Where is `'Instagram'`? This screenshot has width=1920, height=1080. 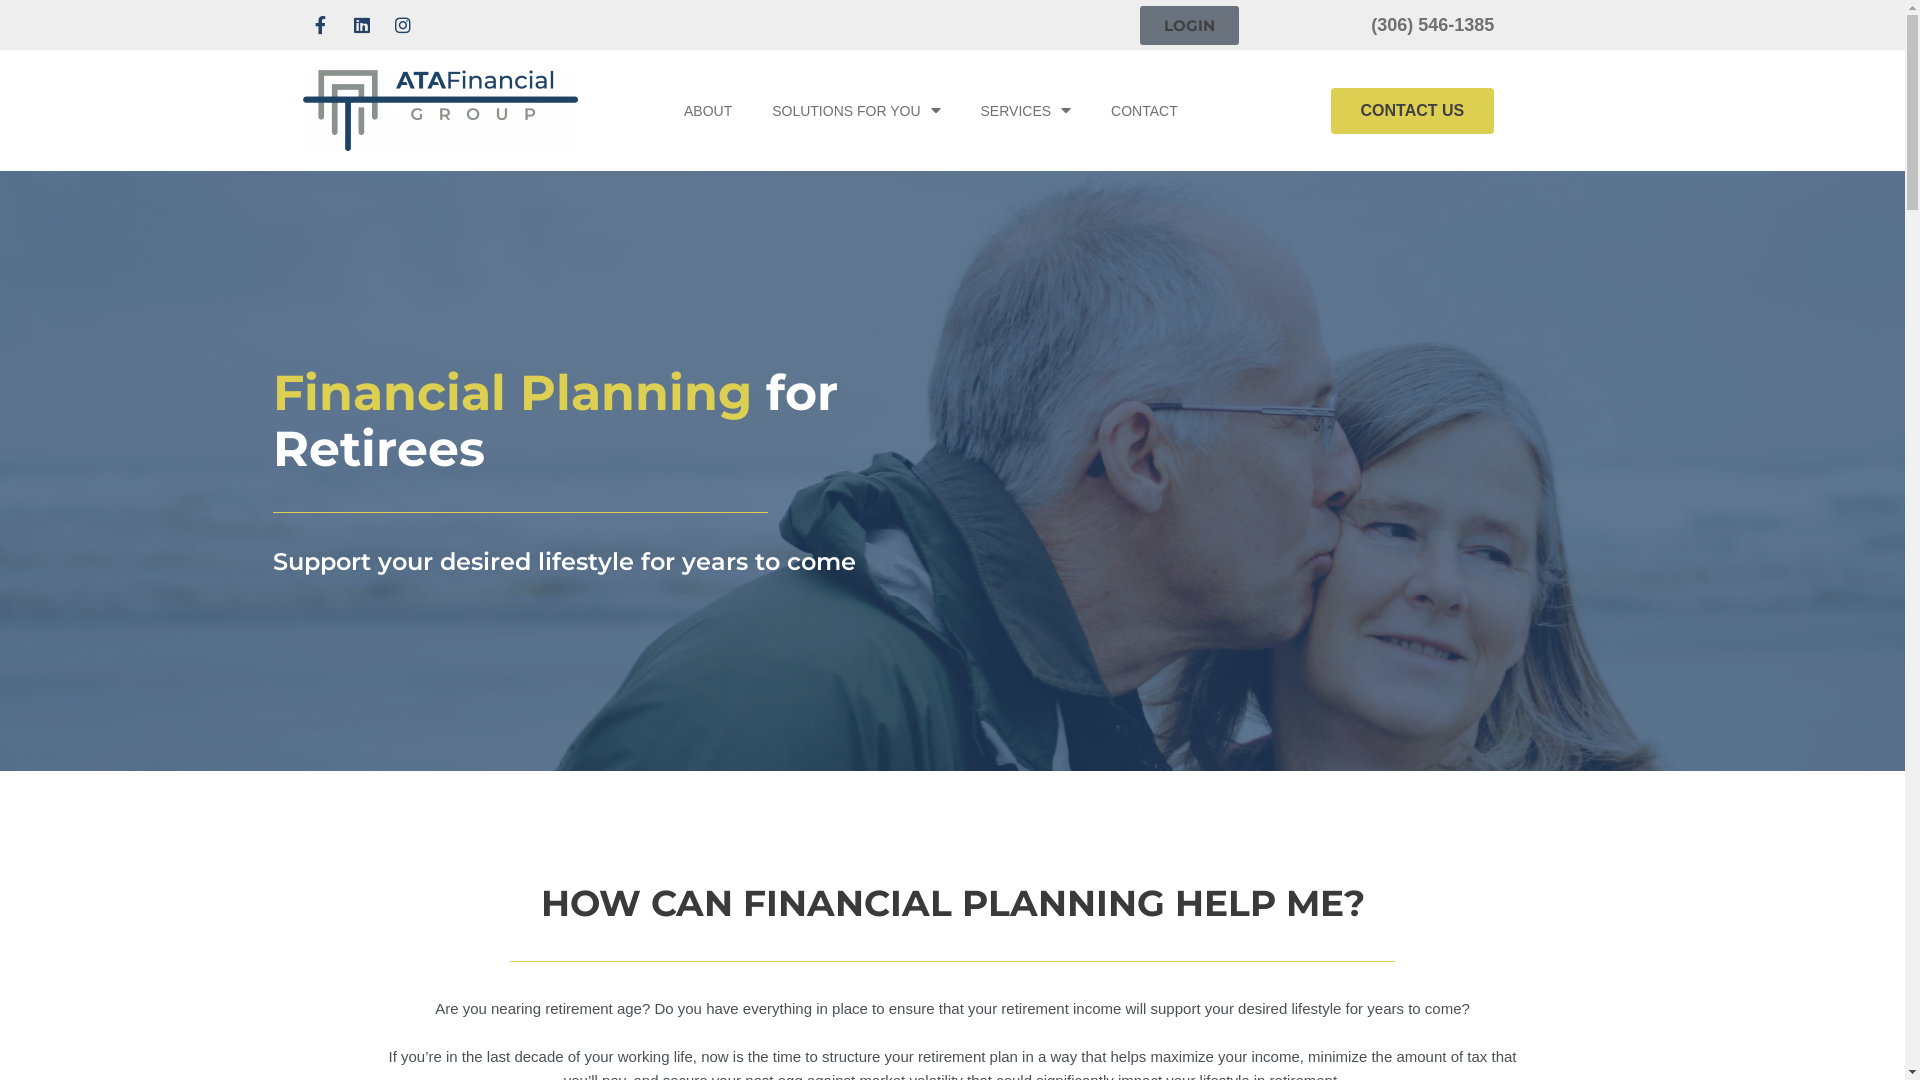 'Instagram' is located at coordinates (401, 24).